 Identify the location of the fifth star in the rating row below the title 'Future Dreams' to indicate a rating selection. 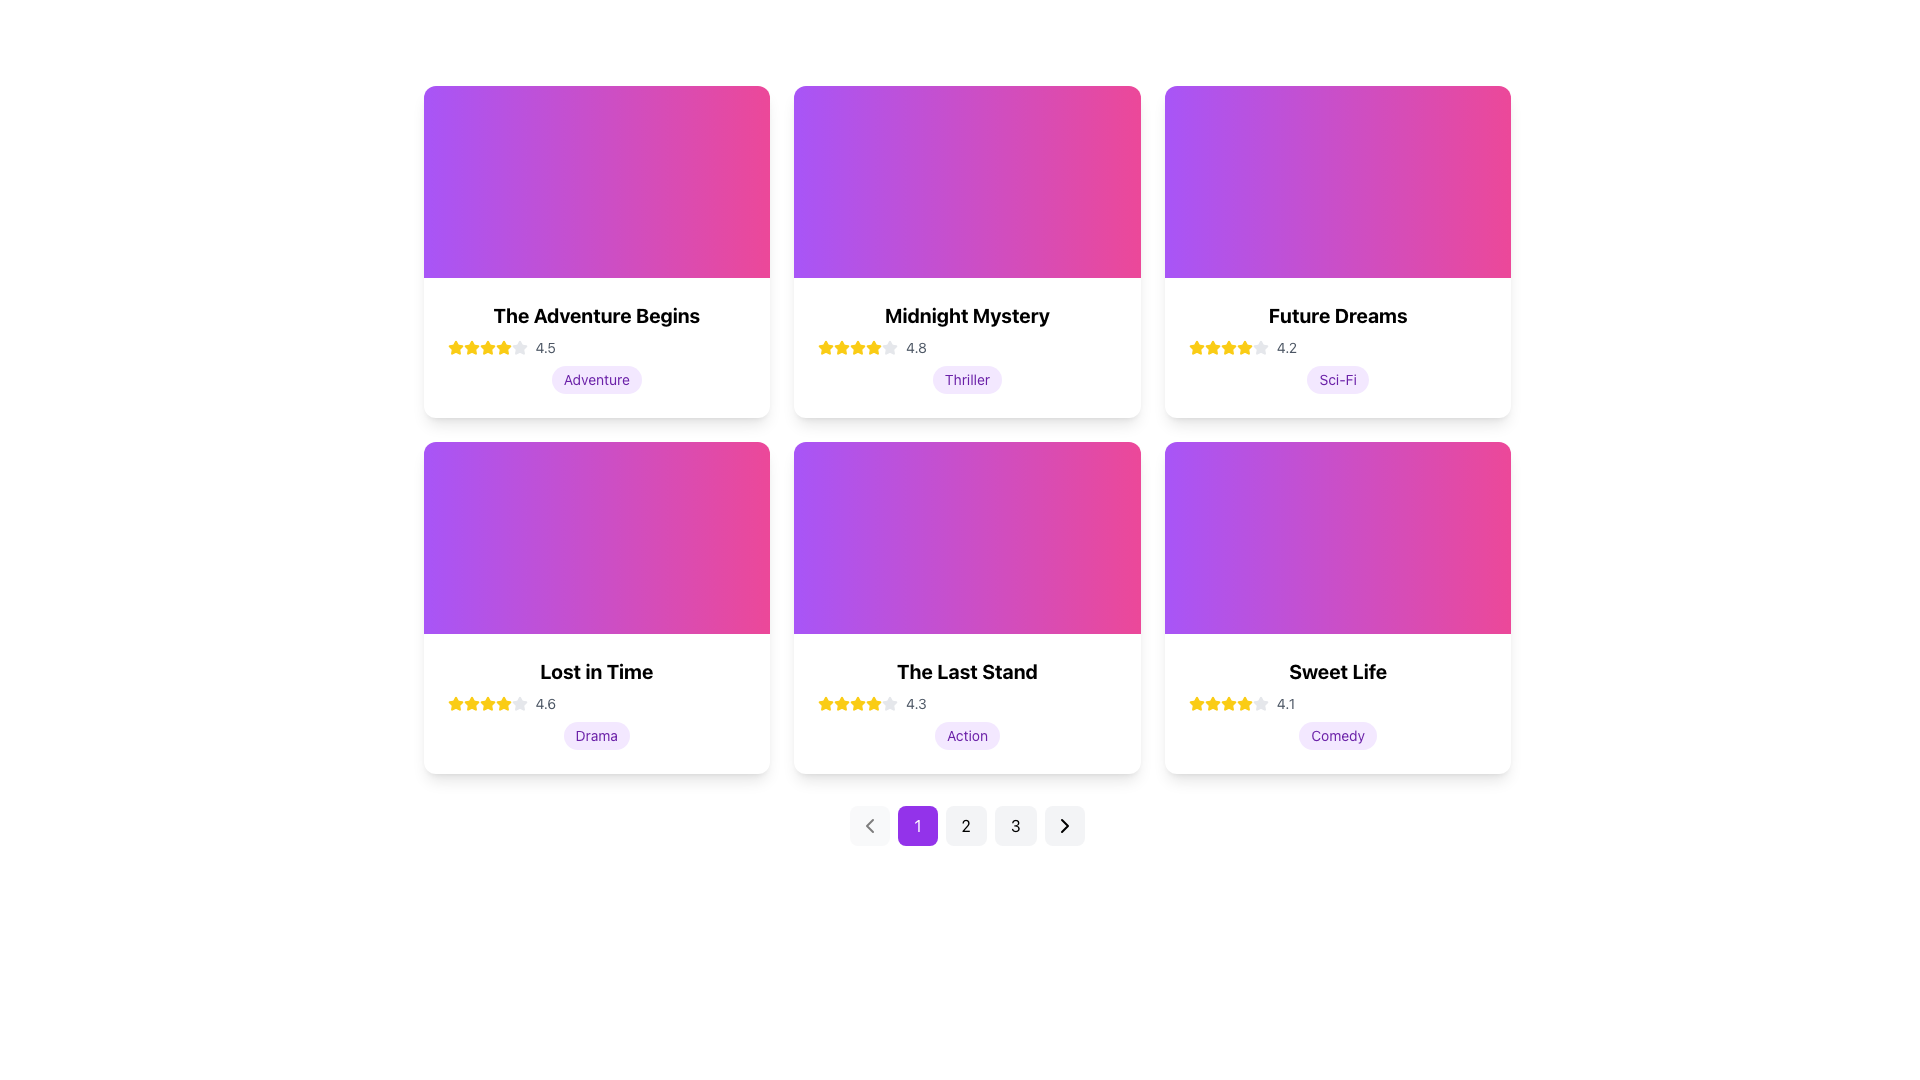
(1243, 346).